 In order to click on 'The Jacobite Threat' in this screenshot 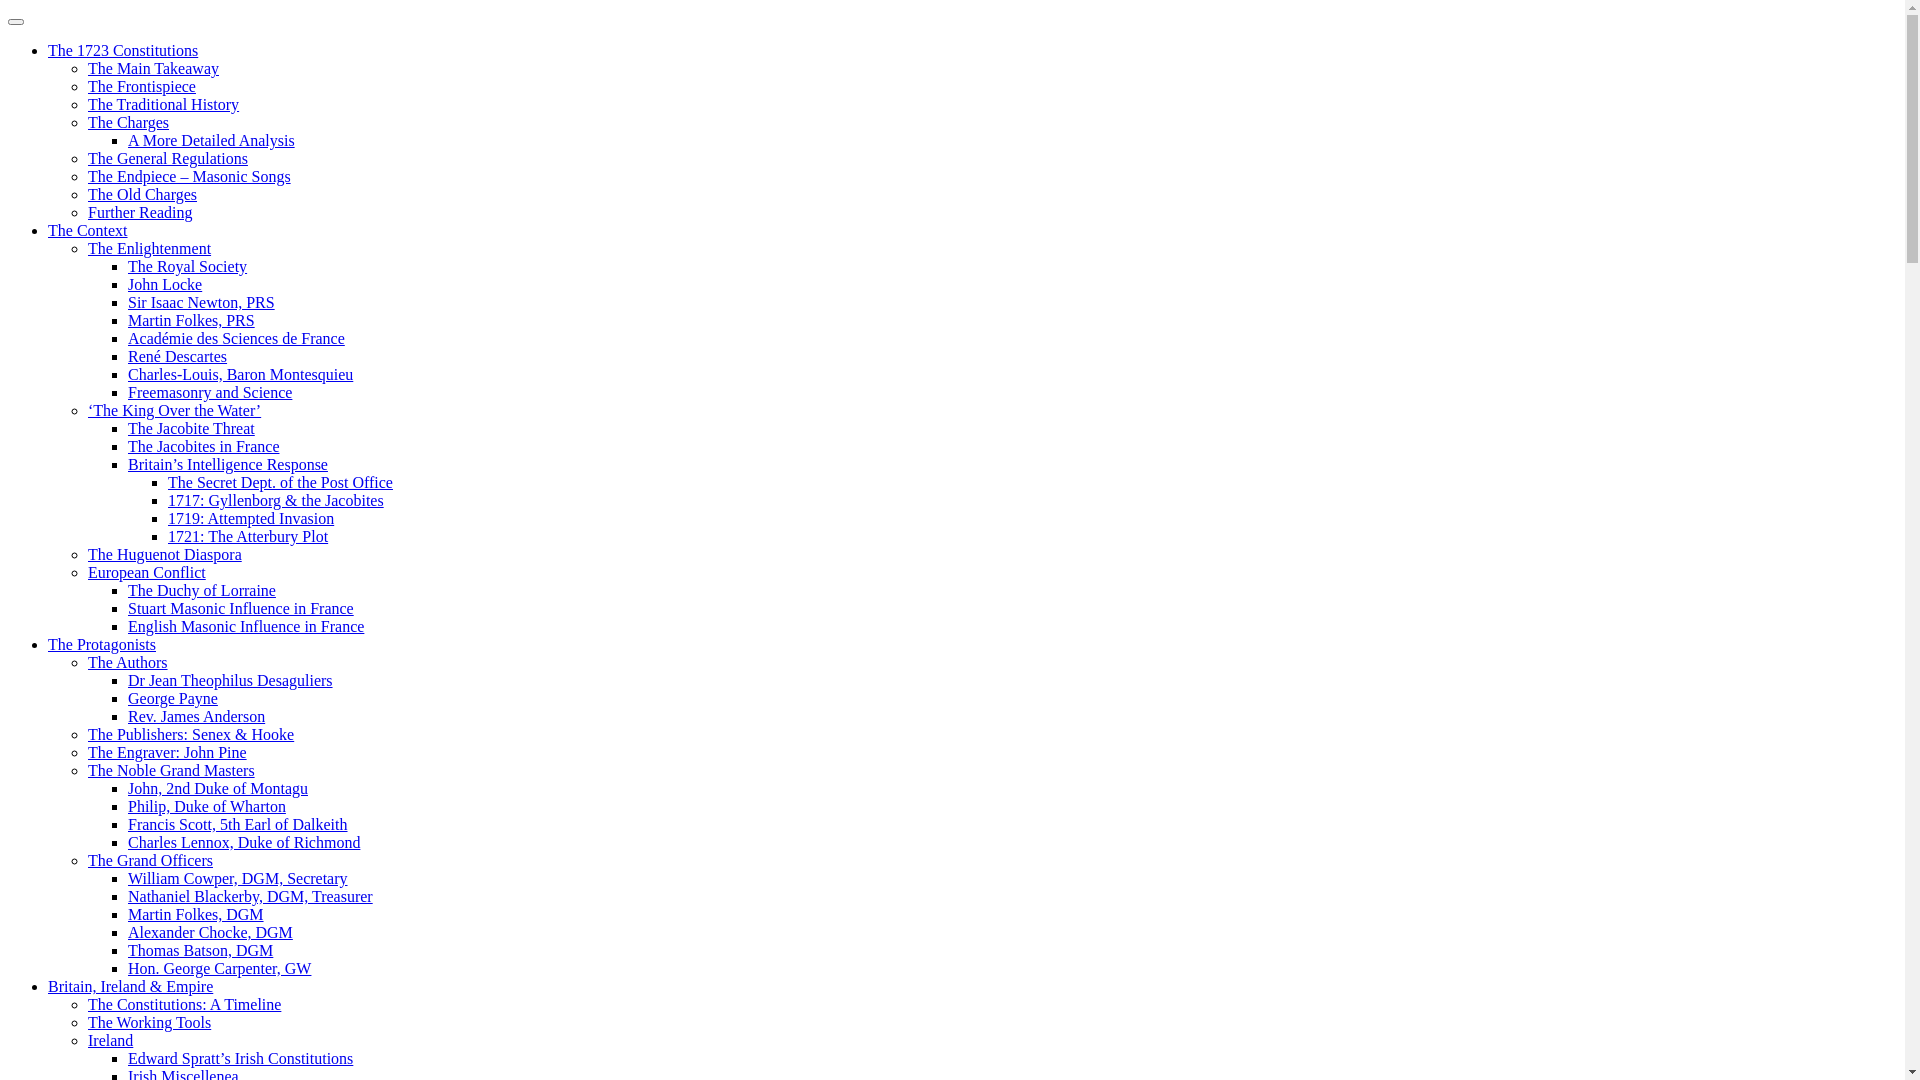, I will do `click(127, 427)`.